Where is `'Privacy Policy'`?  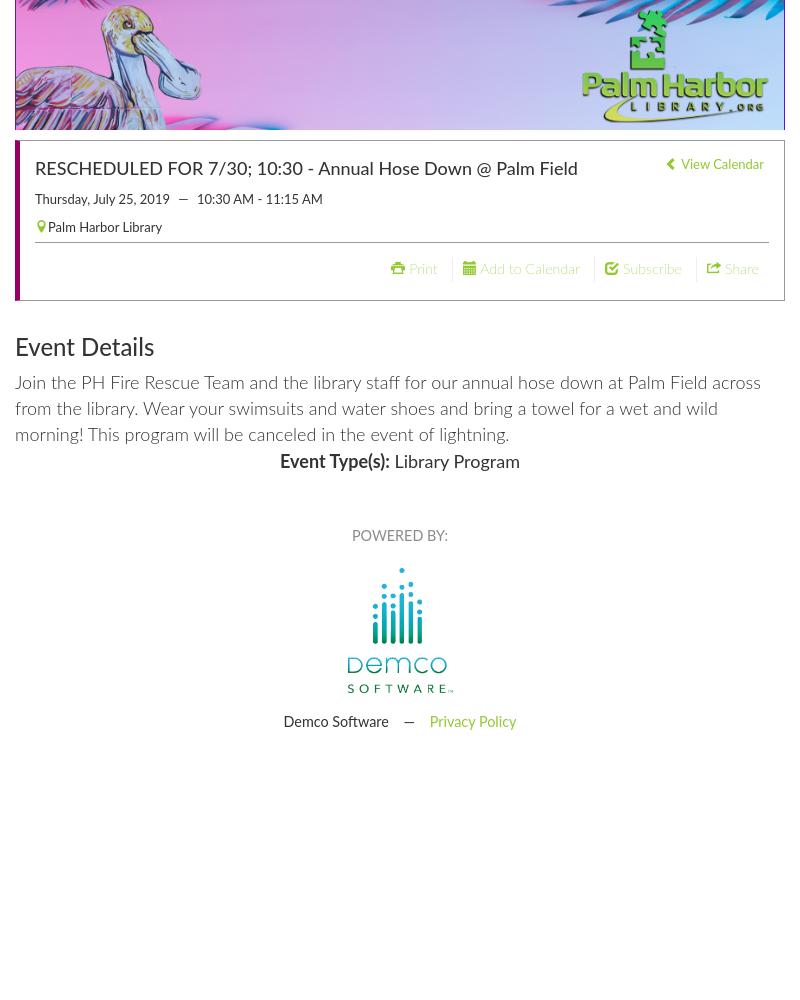
'Privacy Policy' is located at coordinates (429, 720).